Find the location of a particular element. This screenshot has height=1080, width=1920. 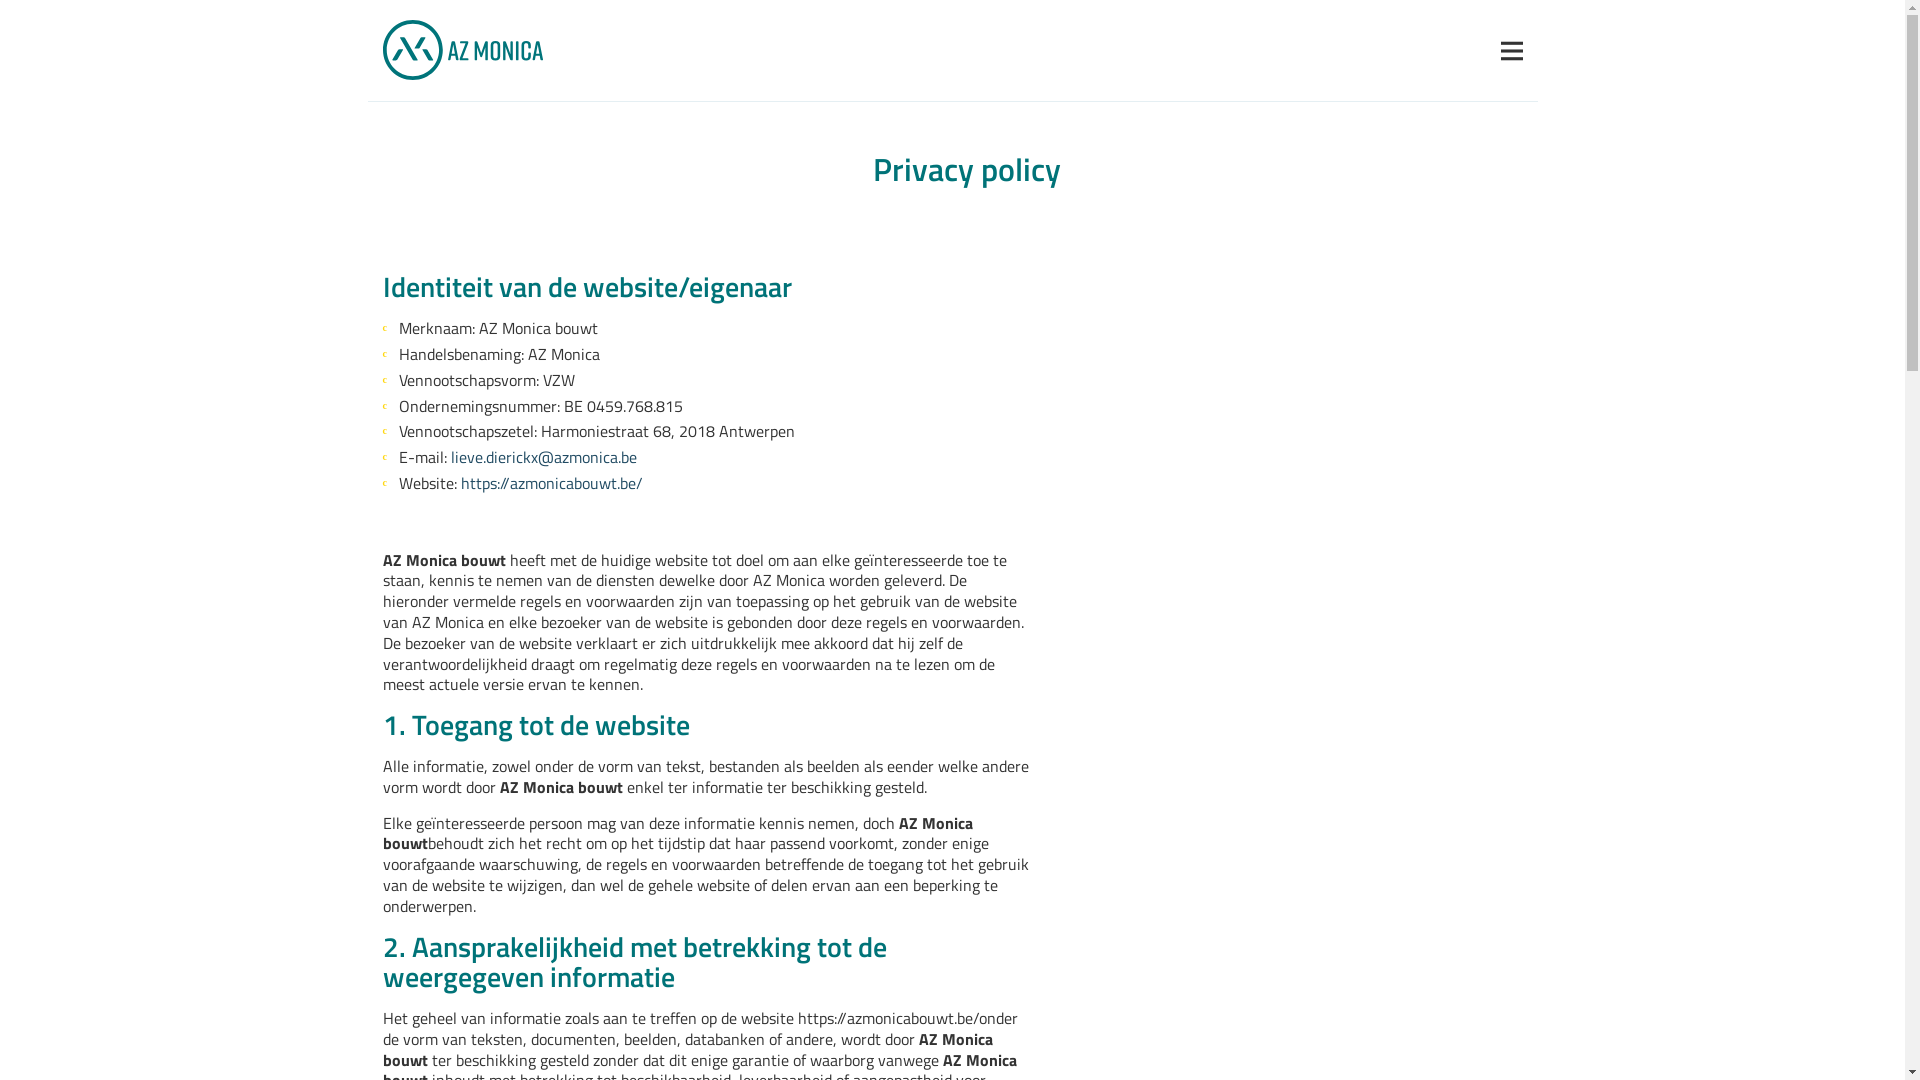

'https://azmonicabouwt.be/' is located at coordinates (551, 483).